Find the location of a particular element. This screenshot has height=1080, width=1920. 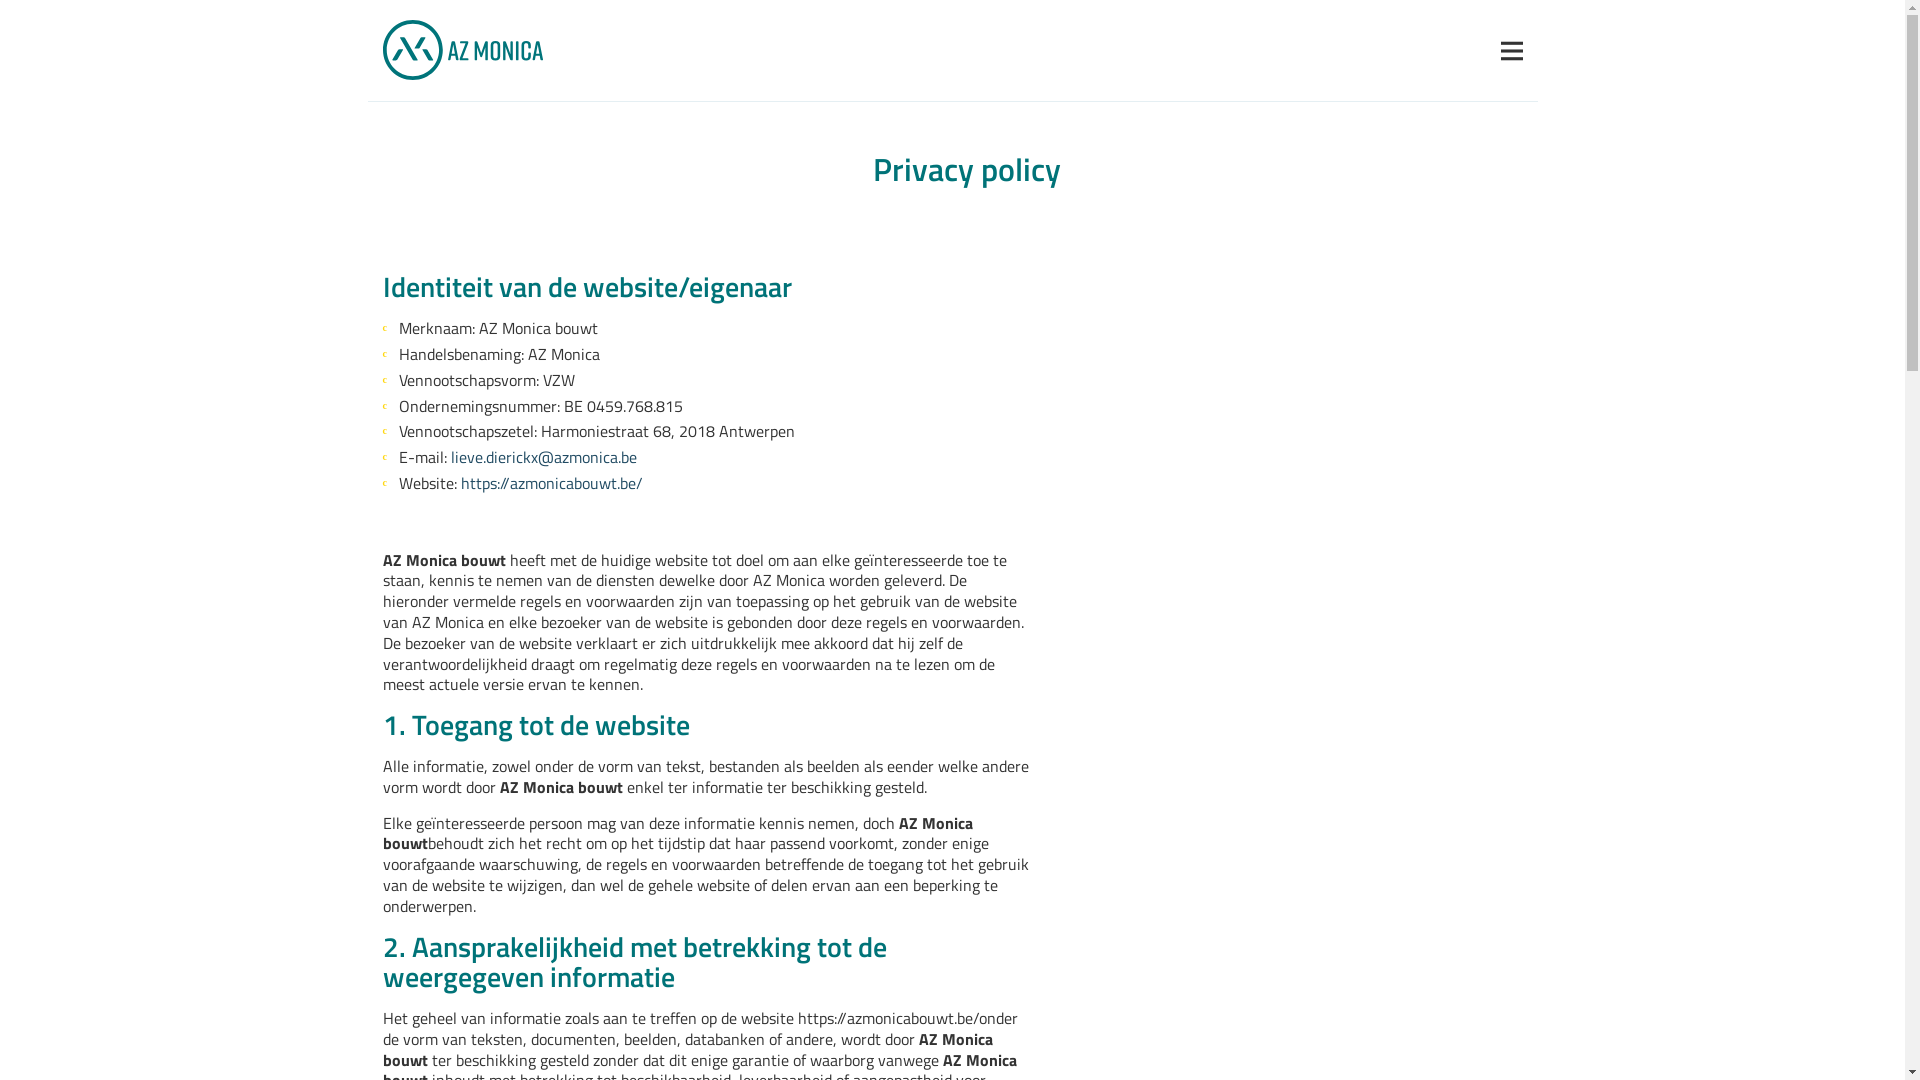

'https://azmonicabouwt.be/' is located at coordinates (551, 483).